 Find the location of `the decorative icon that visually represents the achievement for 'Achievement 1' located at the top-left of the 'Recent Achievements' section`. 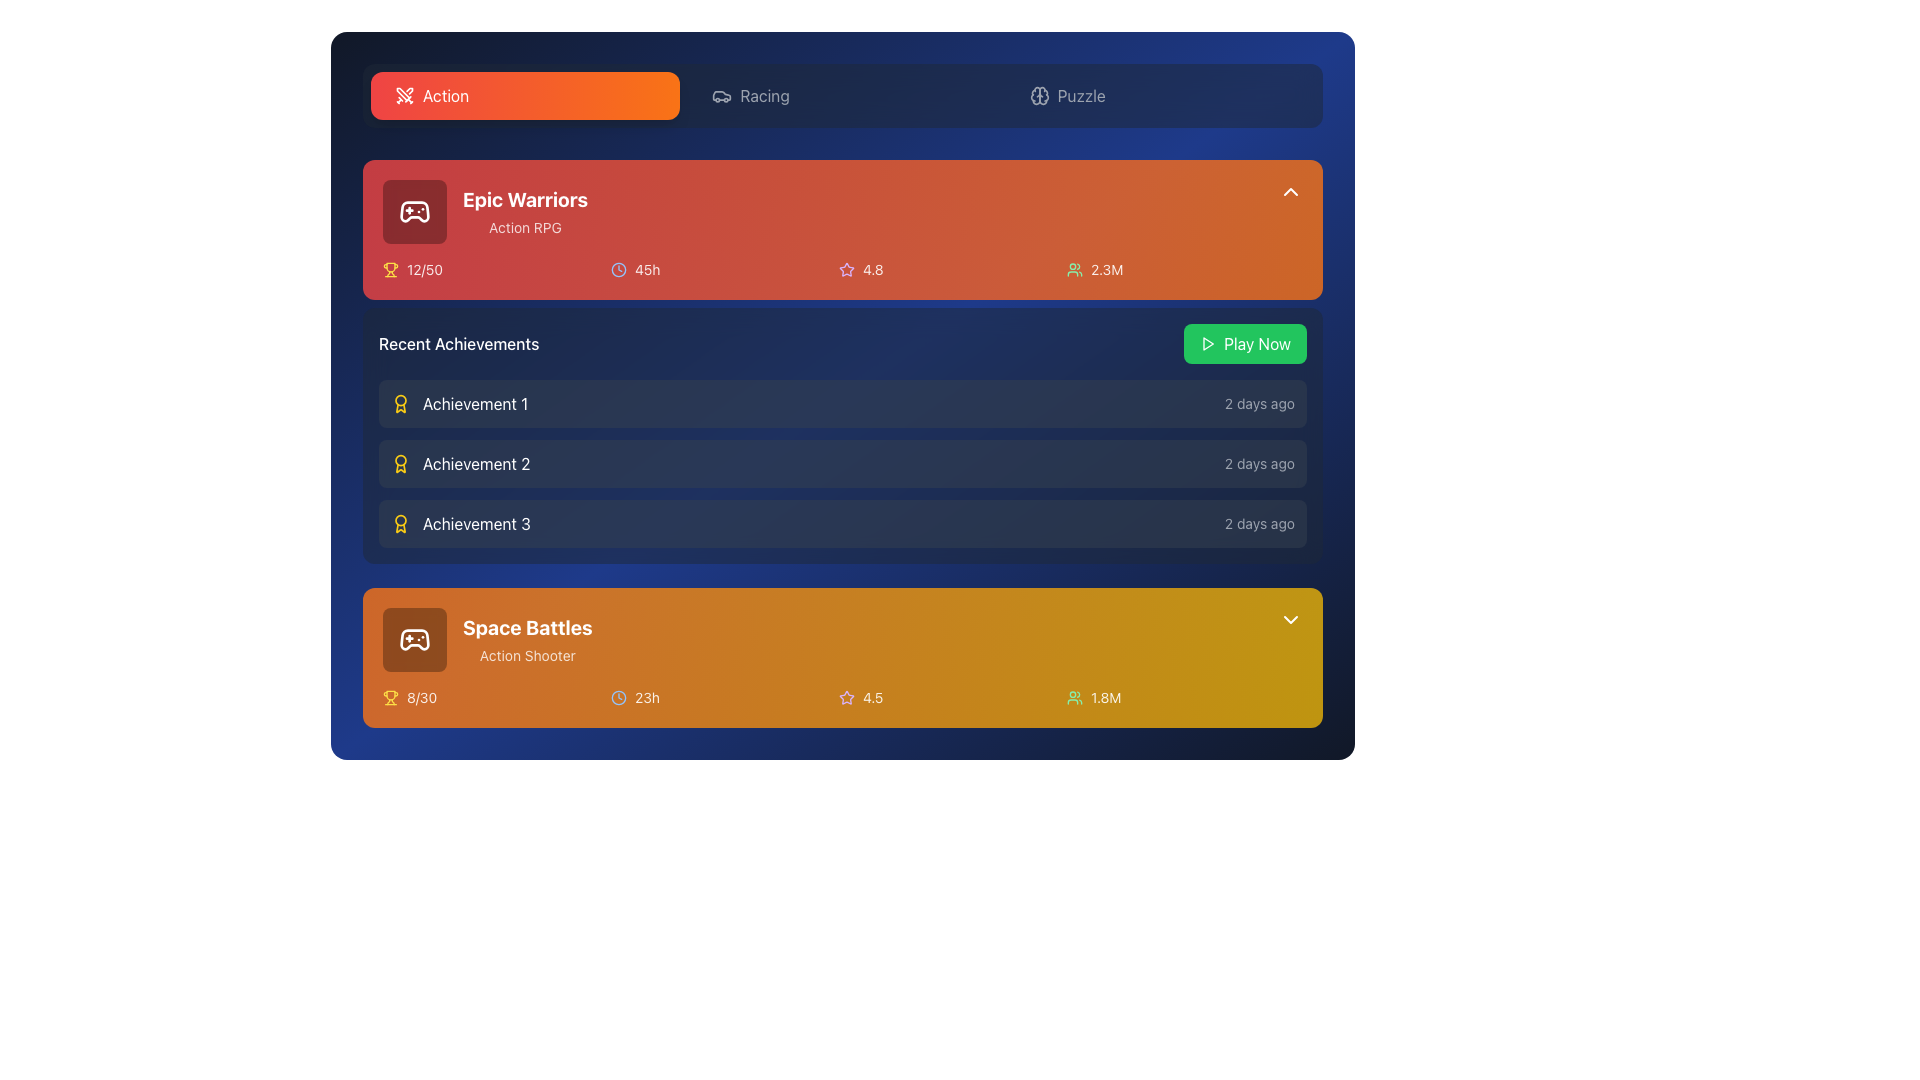

the decorative icon that visually represents the achievement for 'Achievement 1' located at the top-left of the 'Recent Achievements' section is located at coordinates (400, 404).